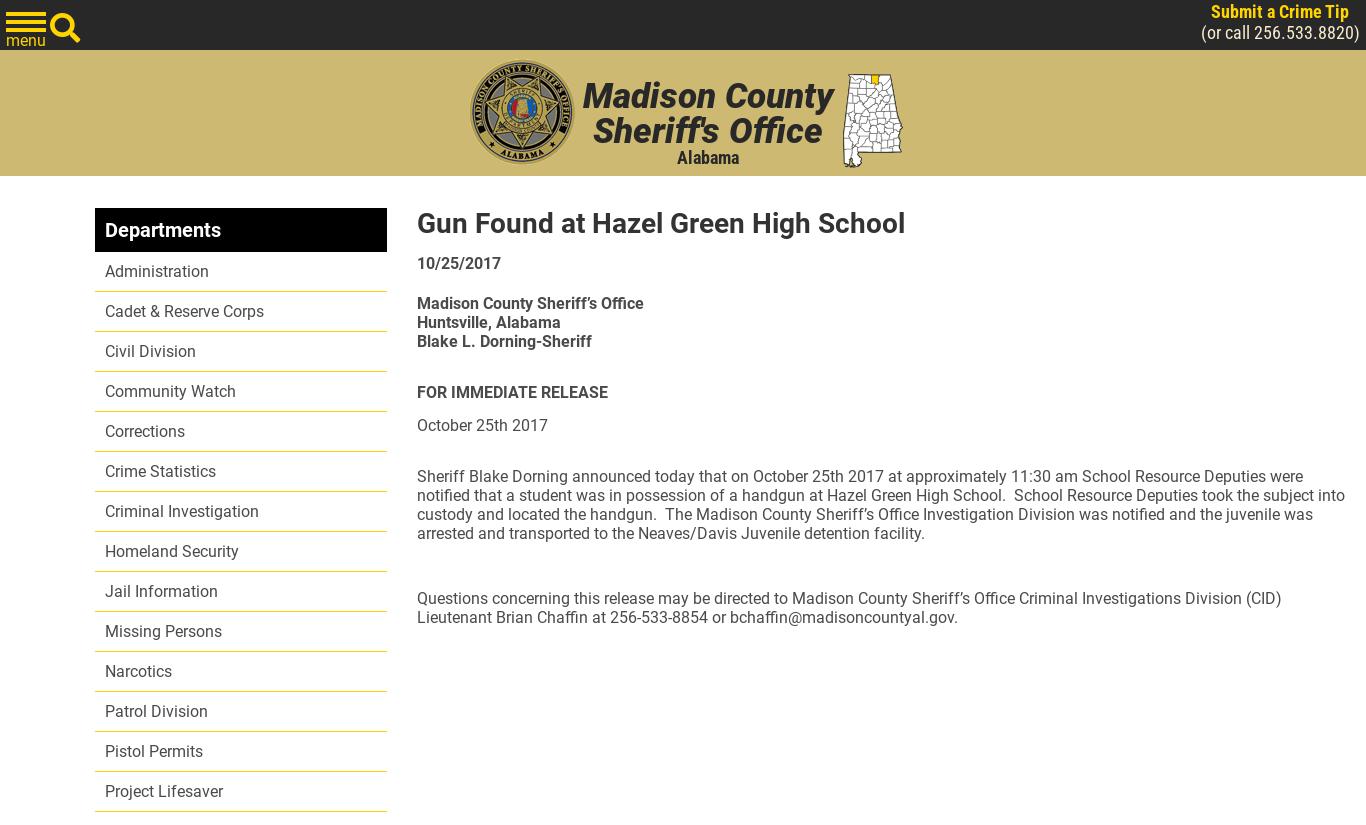 This screenshot has height=825, width=1366. I want to click on 'Civil Division', so click(149, 351).